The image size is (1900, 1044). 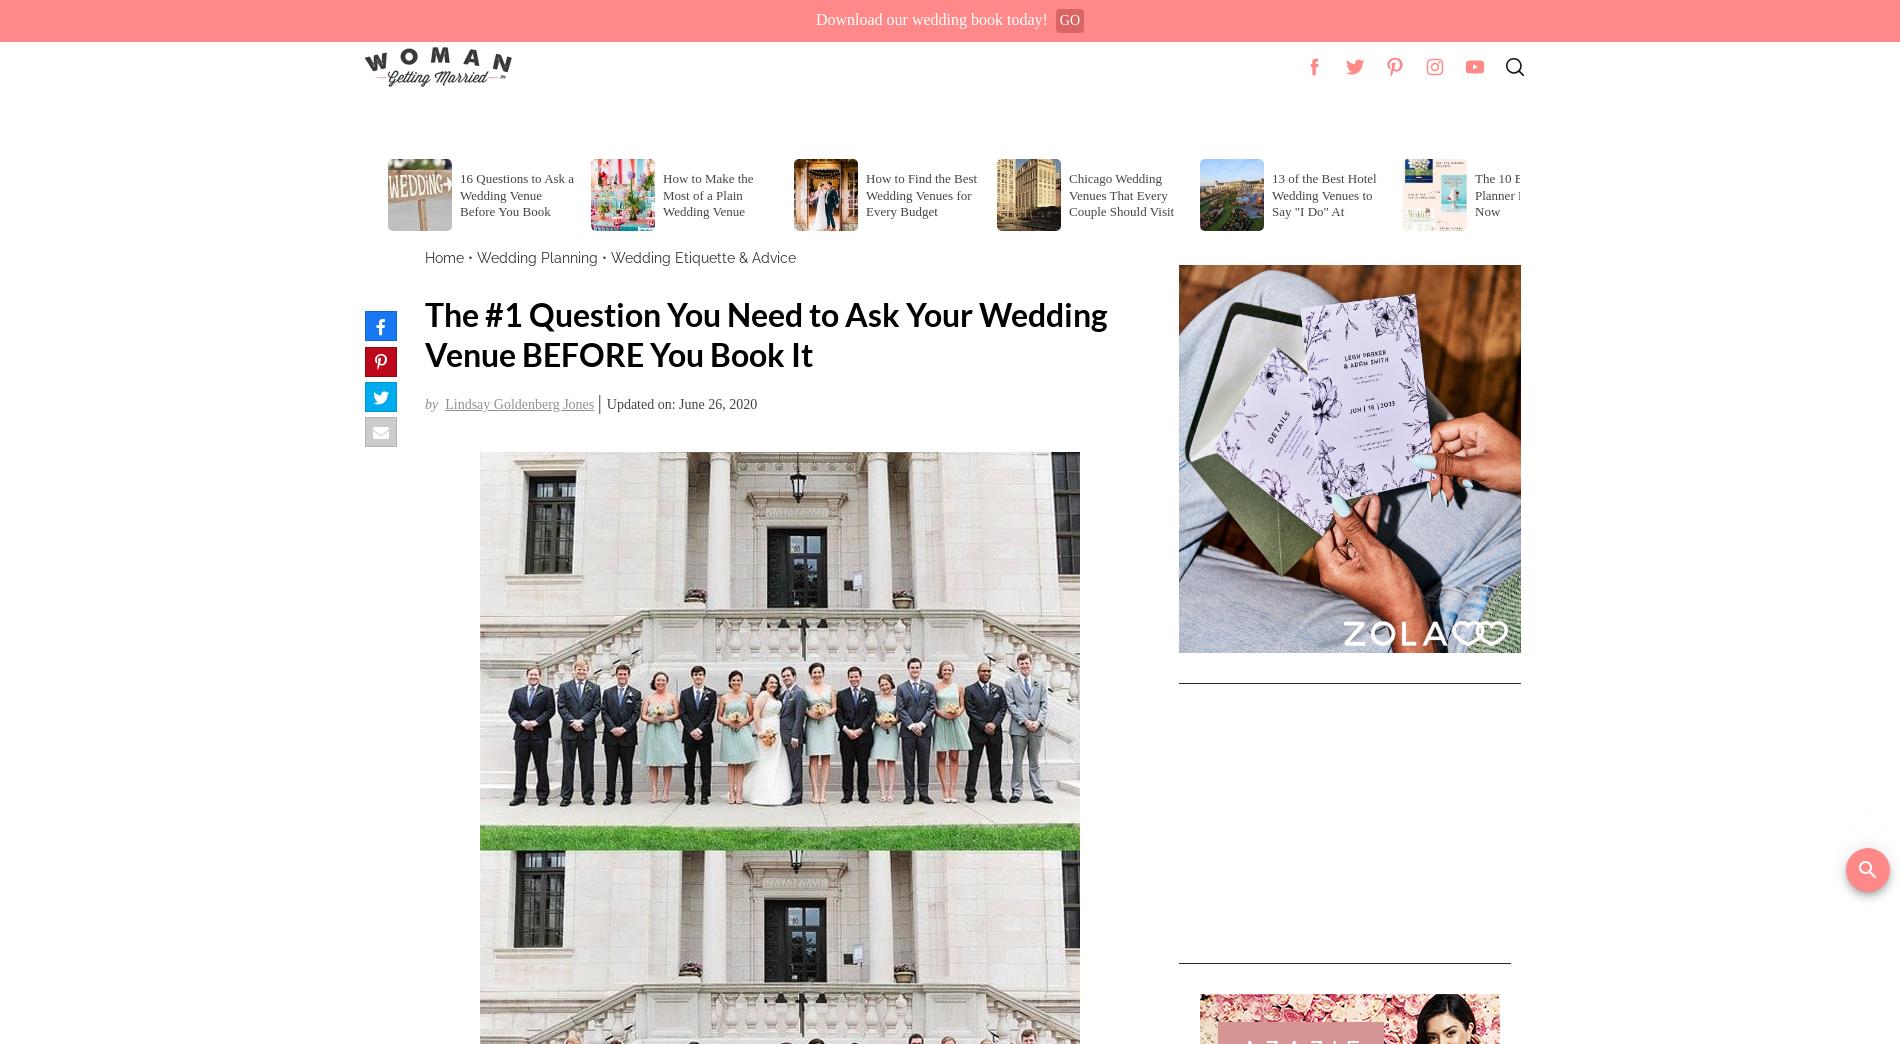 I want to click on 'Ceremony + Reception', so click(x=586, y=120).